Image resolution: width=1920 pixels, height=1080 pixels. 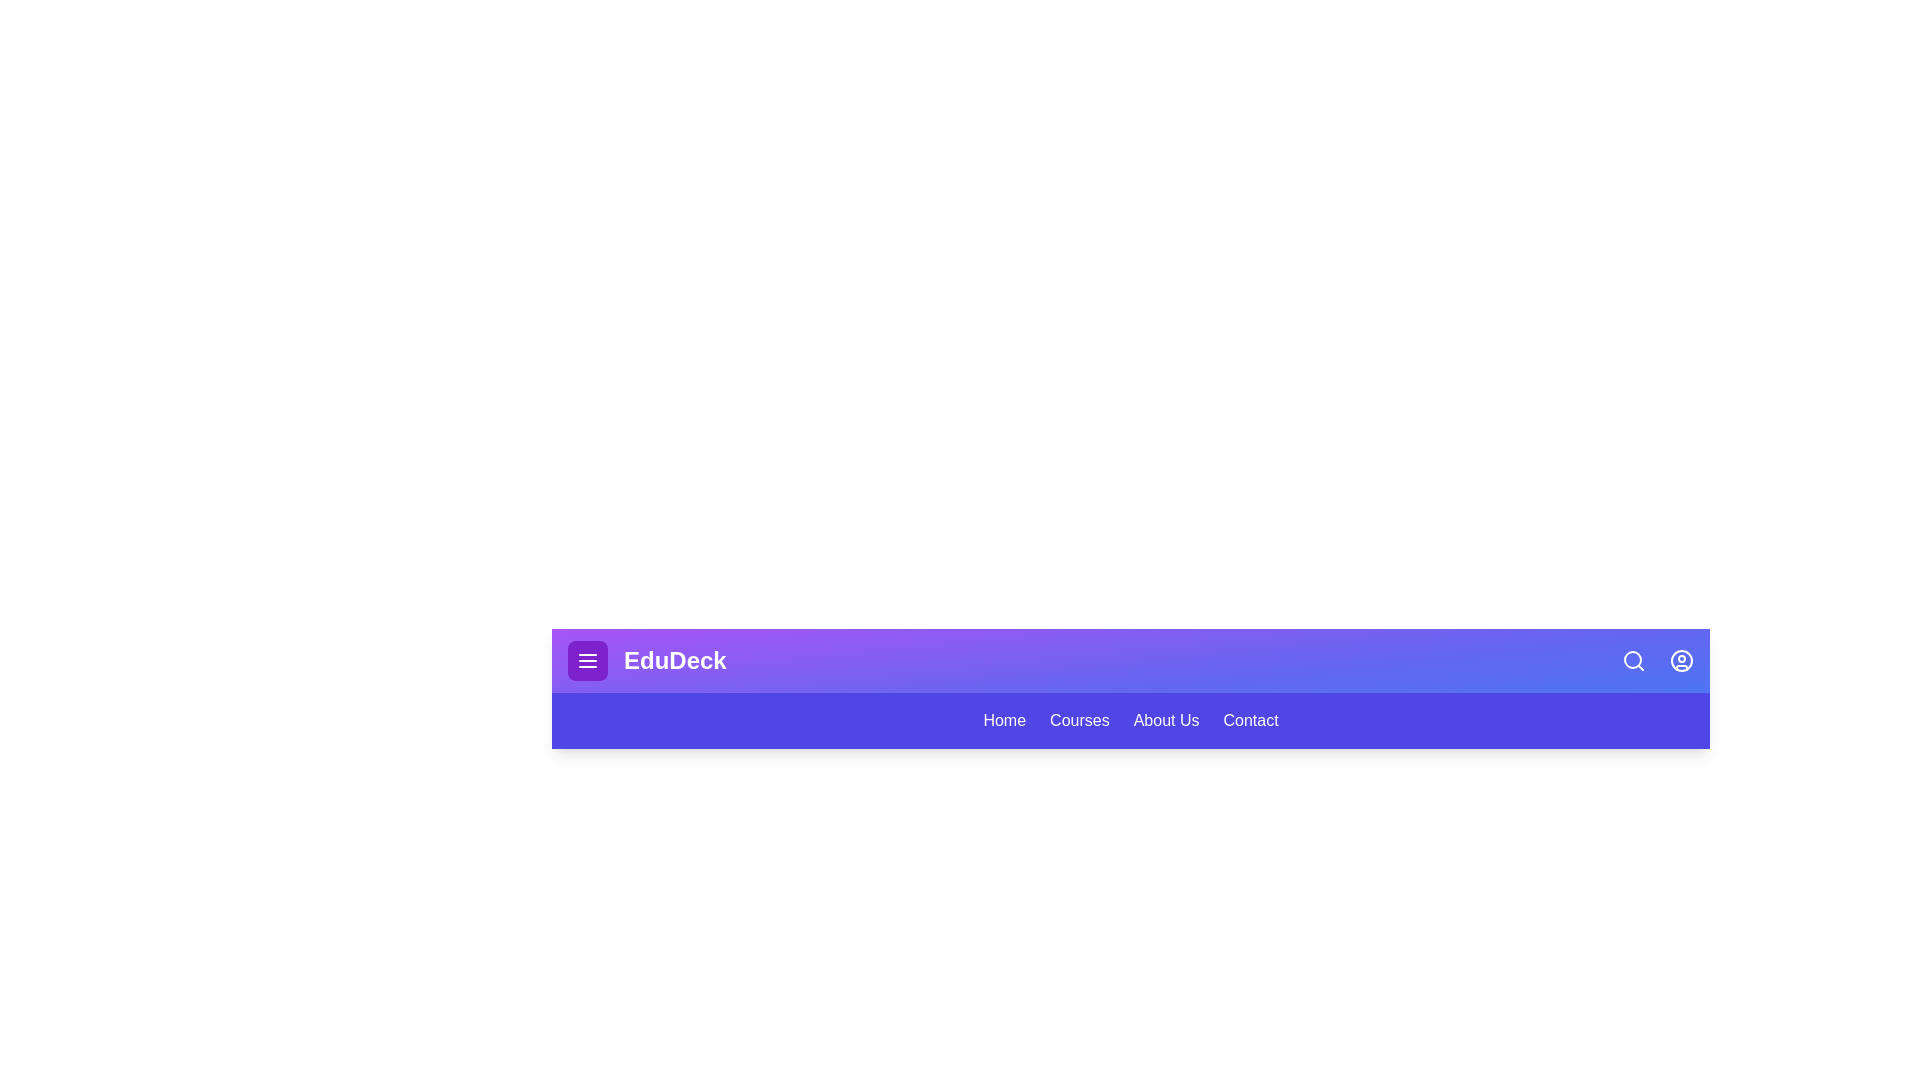 What do you see at coordinates (1004, 721) in the screenshot?
I see `the menu item labeled Home to navigate to the corresponding section` at bounding box center [1004, 721].